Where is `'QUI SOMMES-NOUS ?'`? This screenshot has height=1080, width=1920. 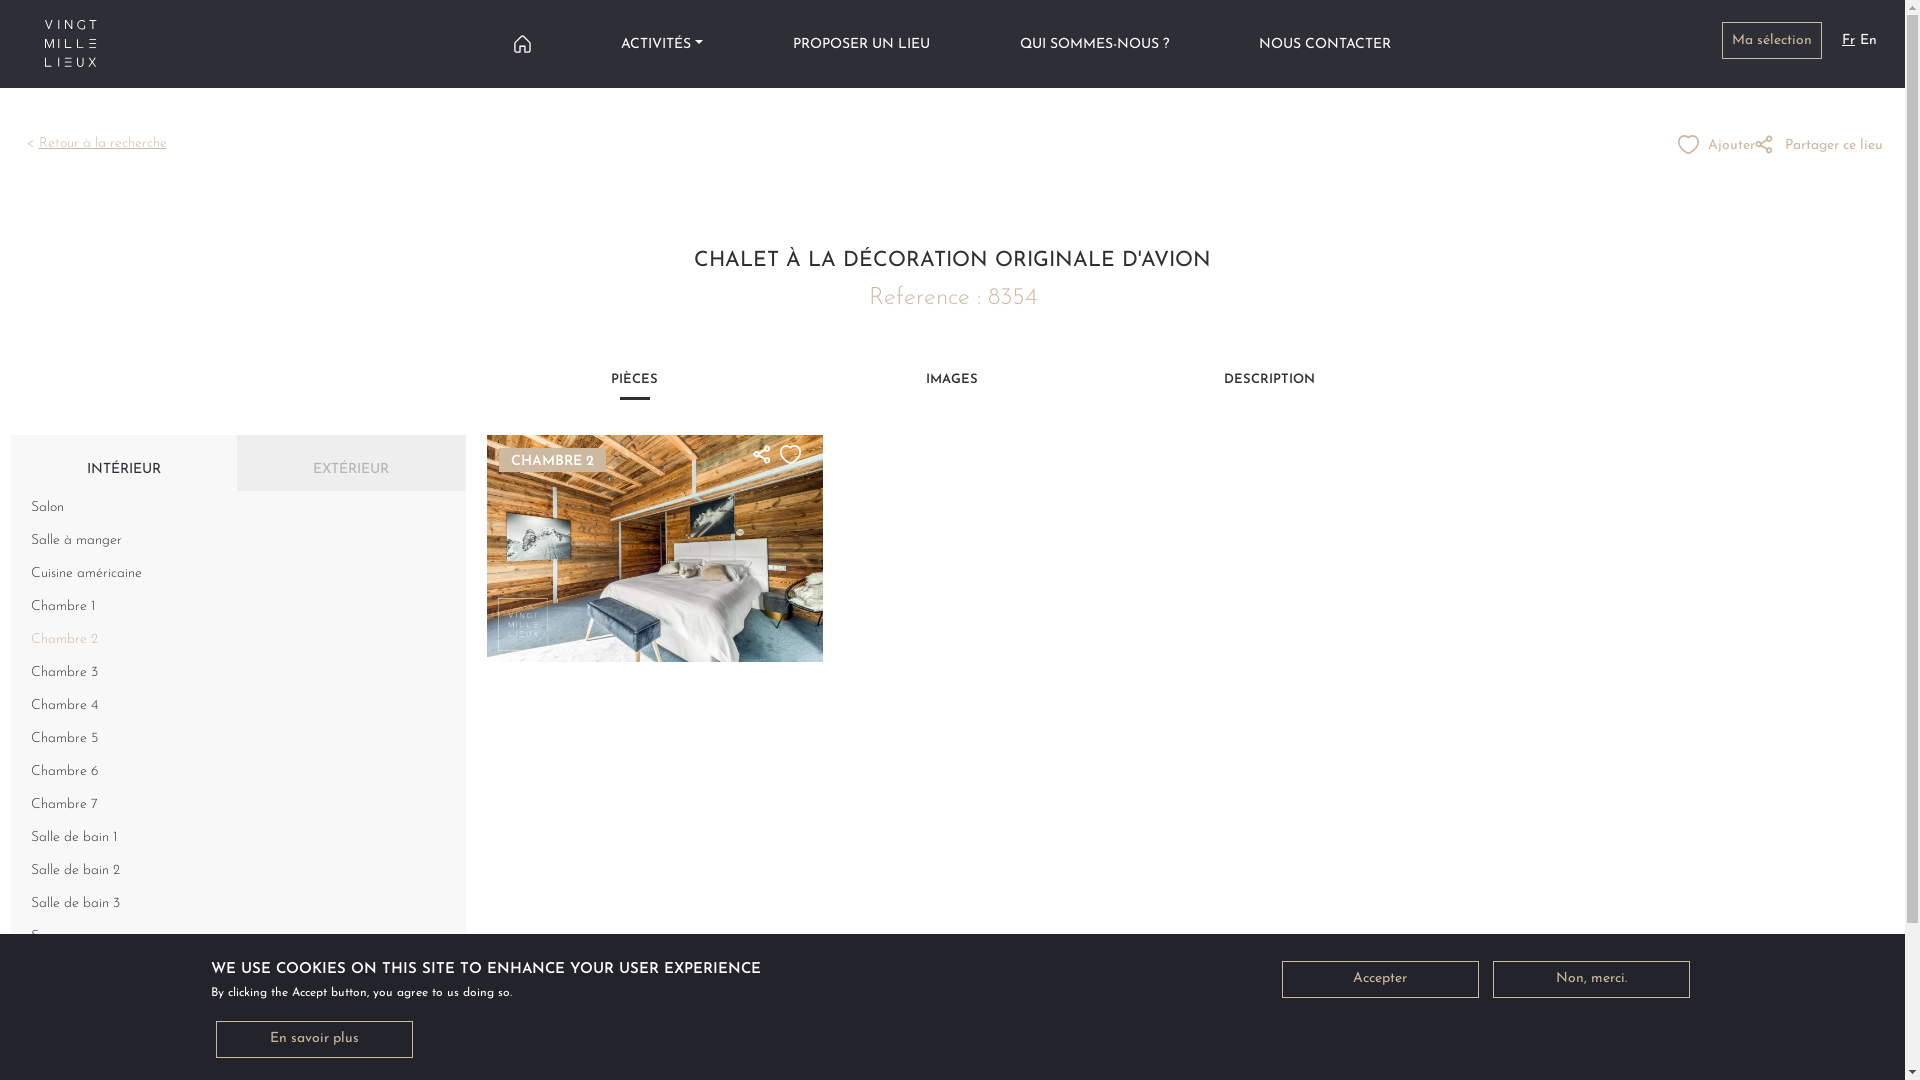
'QUI SOMMES-NOUS ?' is located at coordinates (1093, 43).